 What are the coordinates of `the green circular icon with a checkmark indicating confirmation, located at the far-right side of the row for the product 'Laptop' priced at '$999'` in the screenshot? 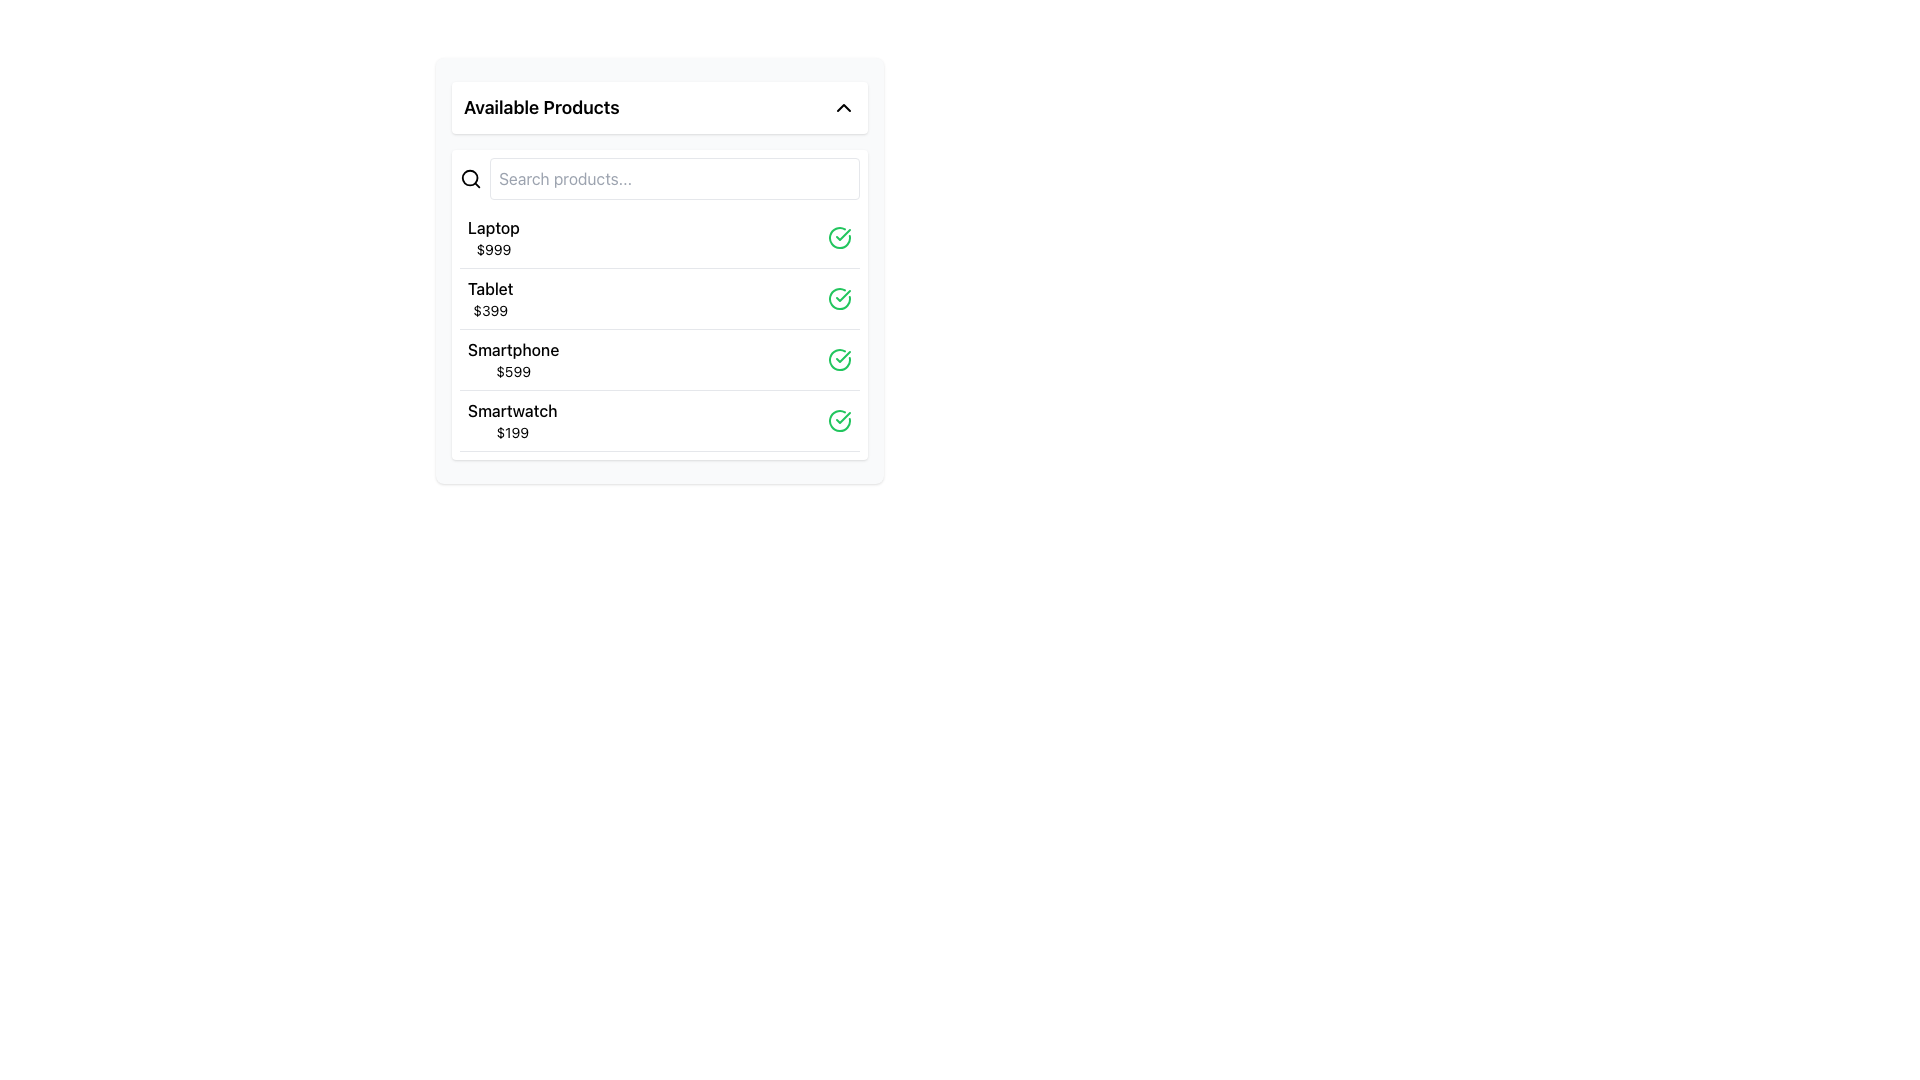 It's located at (840, 237).